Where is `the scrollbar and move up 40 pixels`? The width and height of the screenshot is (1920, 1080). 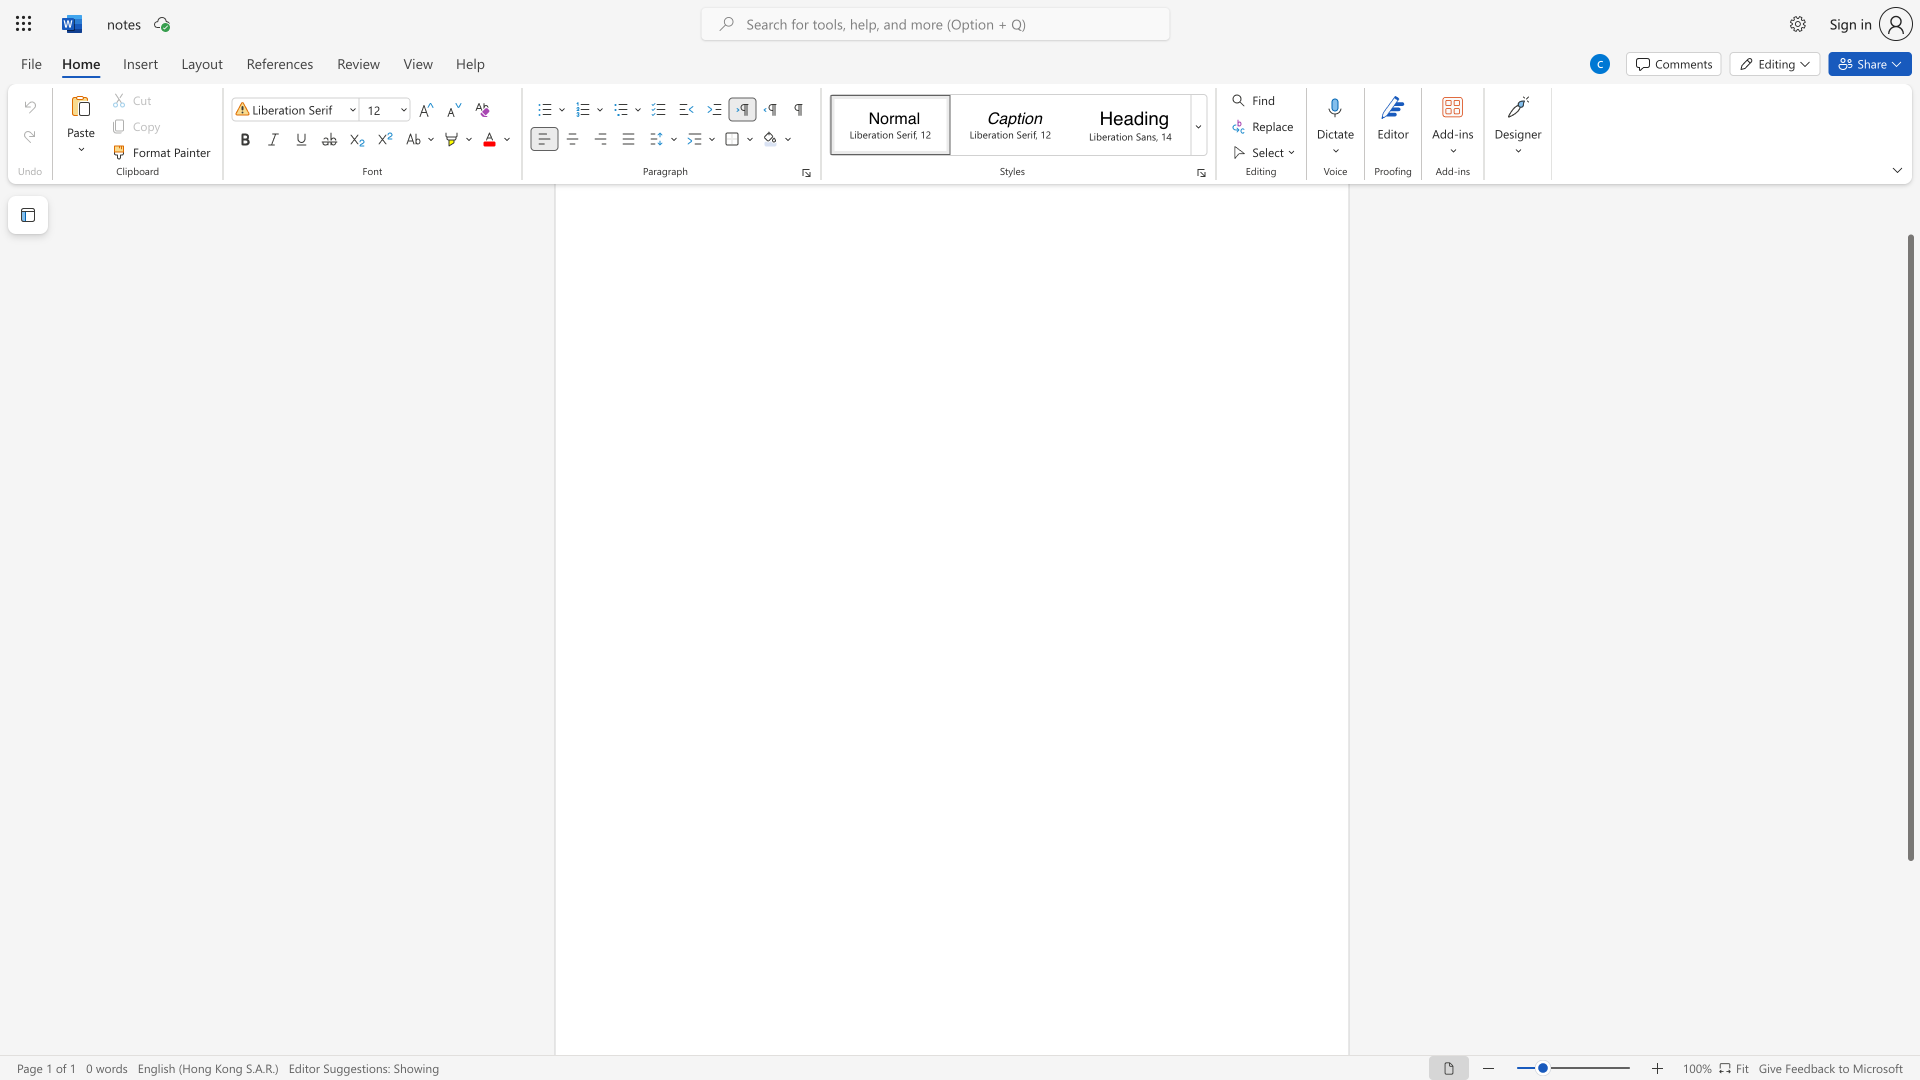 the scrollbar and move up 40 pixels is located at coordinates (1909, 547).